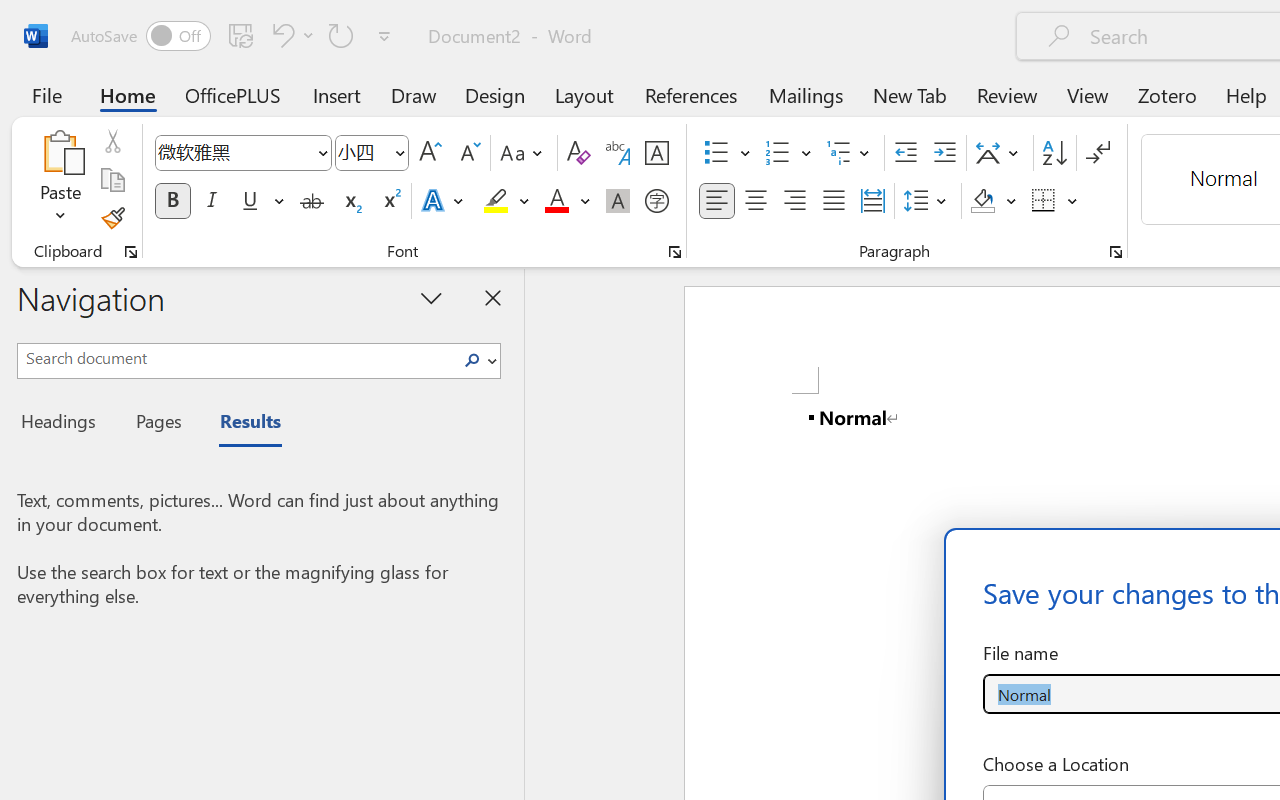  I want to click on 'Sort...', so click(1053, 153).